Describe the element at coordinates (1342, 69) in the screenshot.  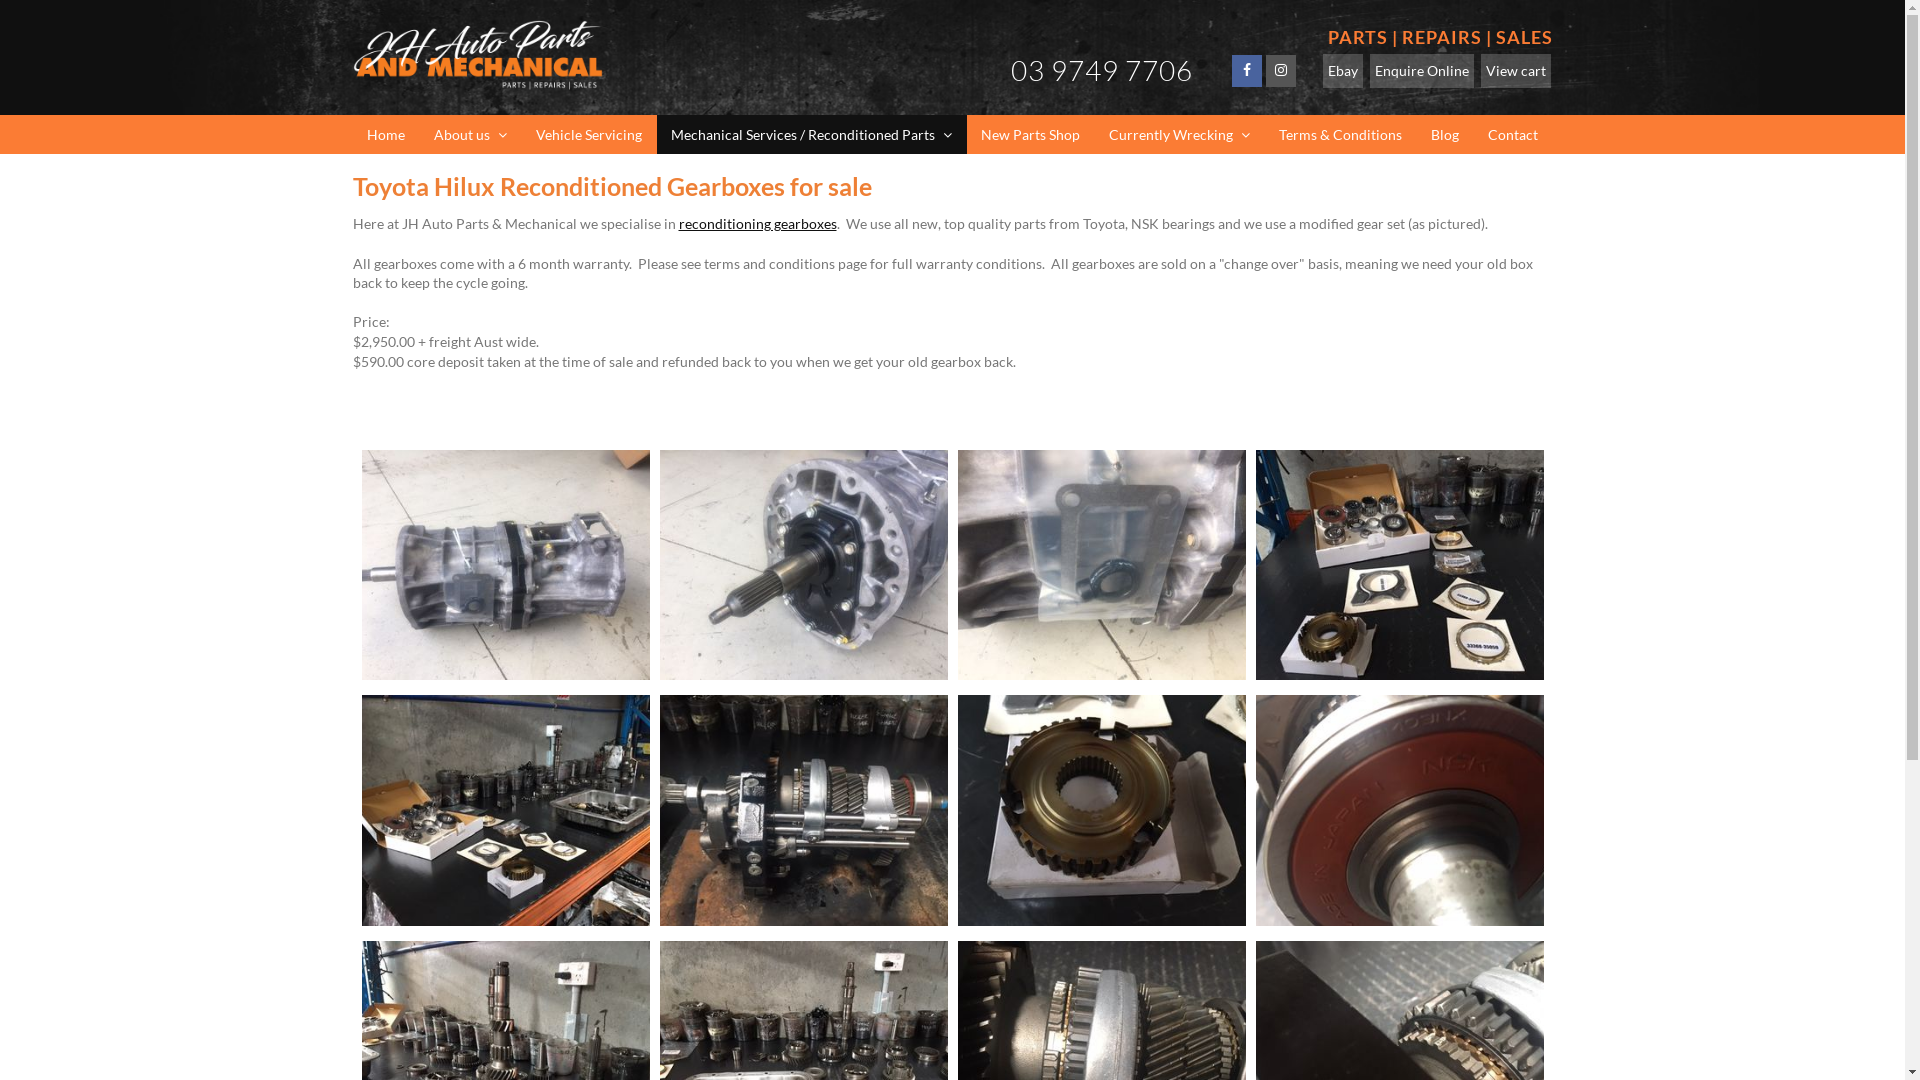
I see `'Ebay'` at that location.